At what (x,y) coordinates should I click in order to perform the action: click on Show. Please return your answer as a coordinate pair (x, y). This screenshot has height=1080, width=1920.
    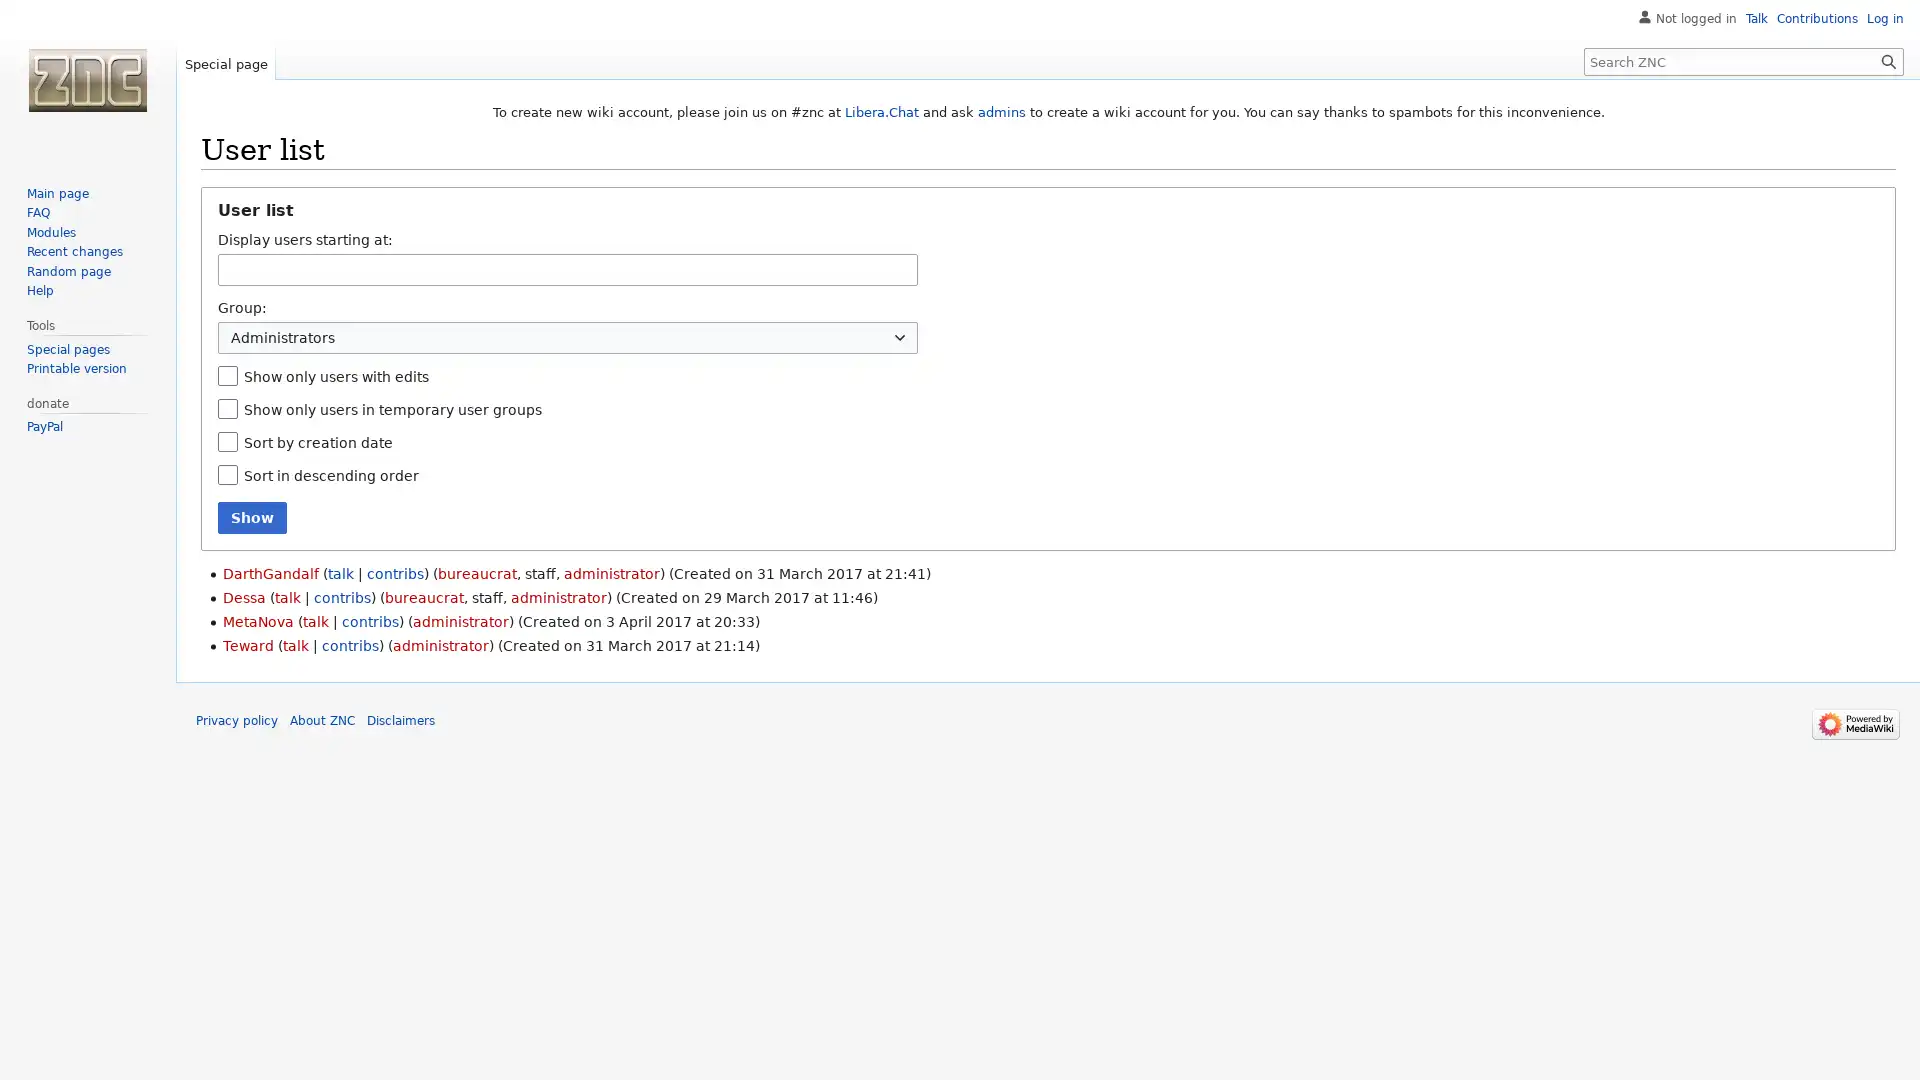
    Looking at the image, I should click on (251, 516).